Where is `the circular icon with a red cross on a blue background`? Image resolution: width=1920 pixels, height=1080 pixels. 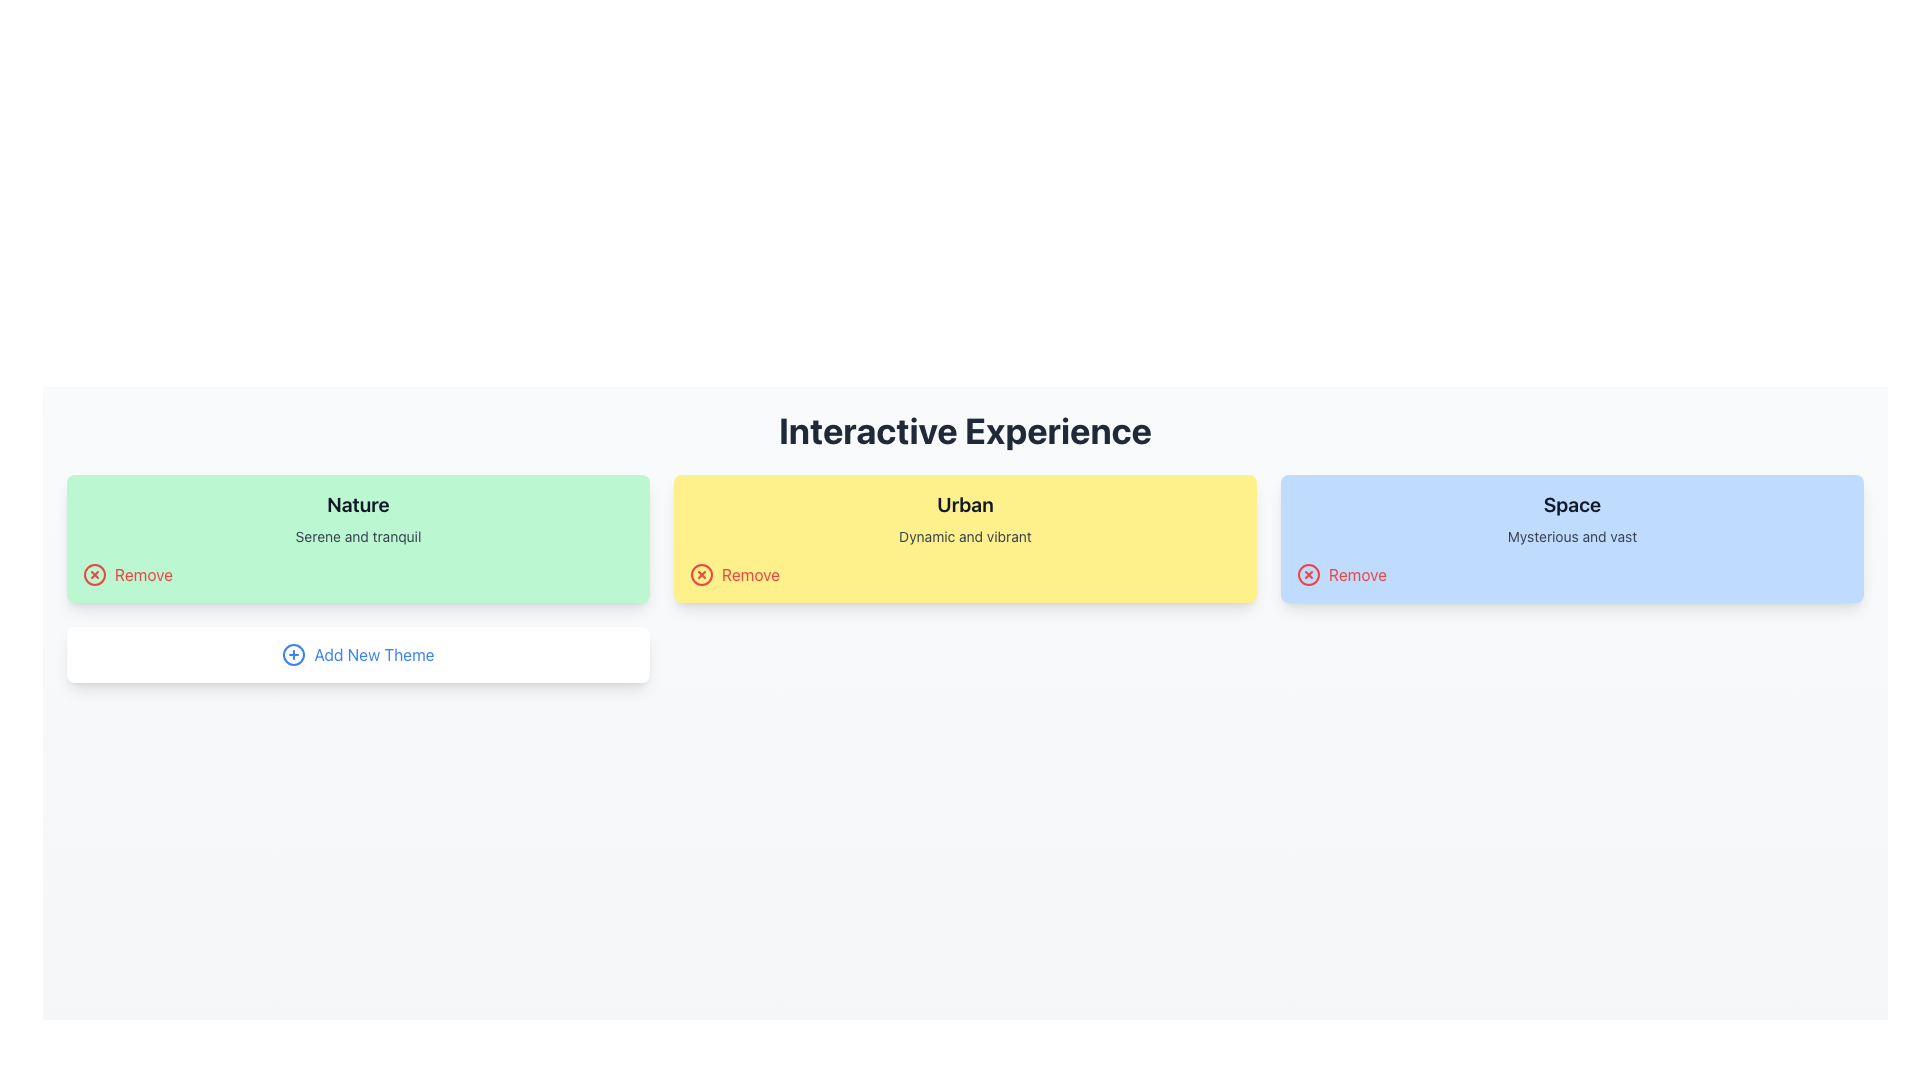 the circular icon with a red cross on a blue background is located at coordinates (1309, 574).